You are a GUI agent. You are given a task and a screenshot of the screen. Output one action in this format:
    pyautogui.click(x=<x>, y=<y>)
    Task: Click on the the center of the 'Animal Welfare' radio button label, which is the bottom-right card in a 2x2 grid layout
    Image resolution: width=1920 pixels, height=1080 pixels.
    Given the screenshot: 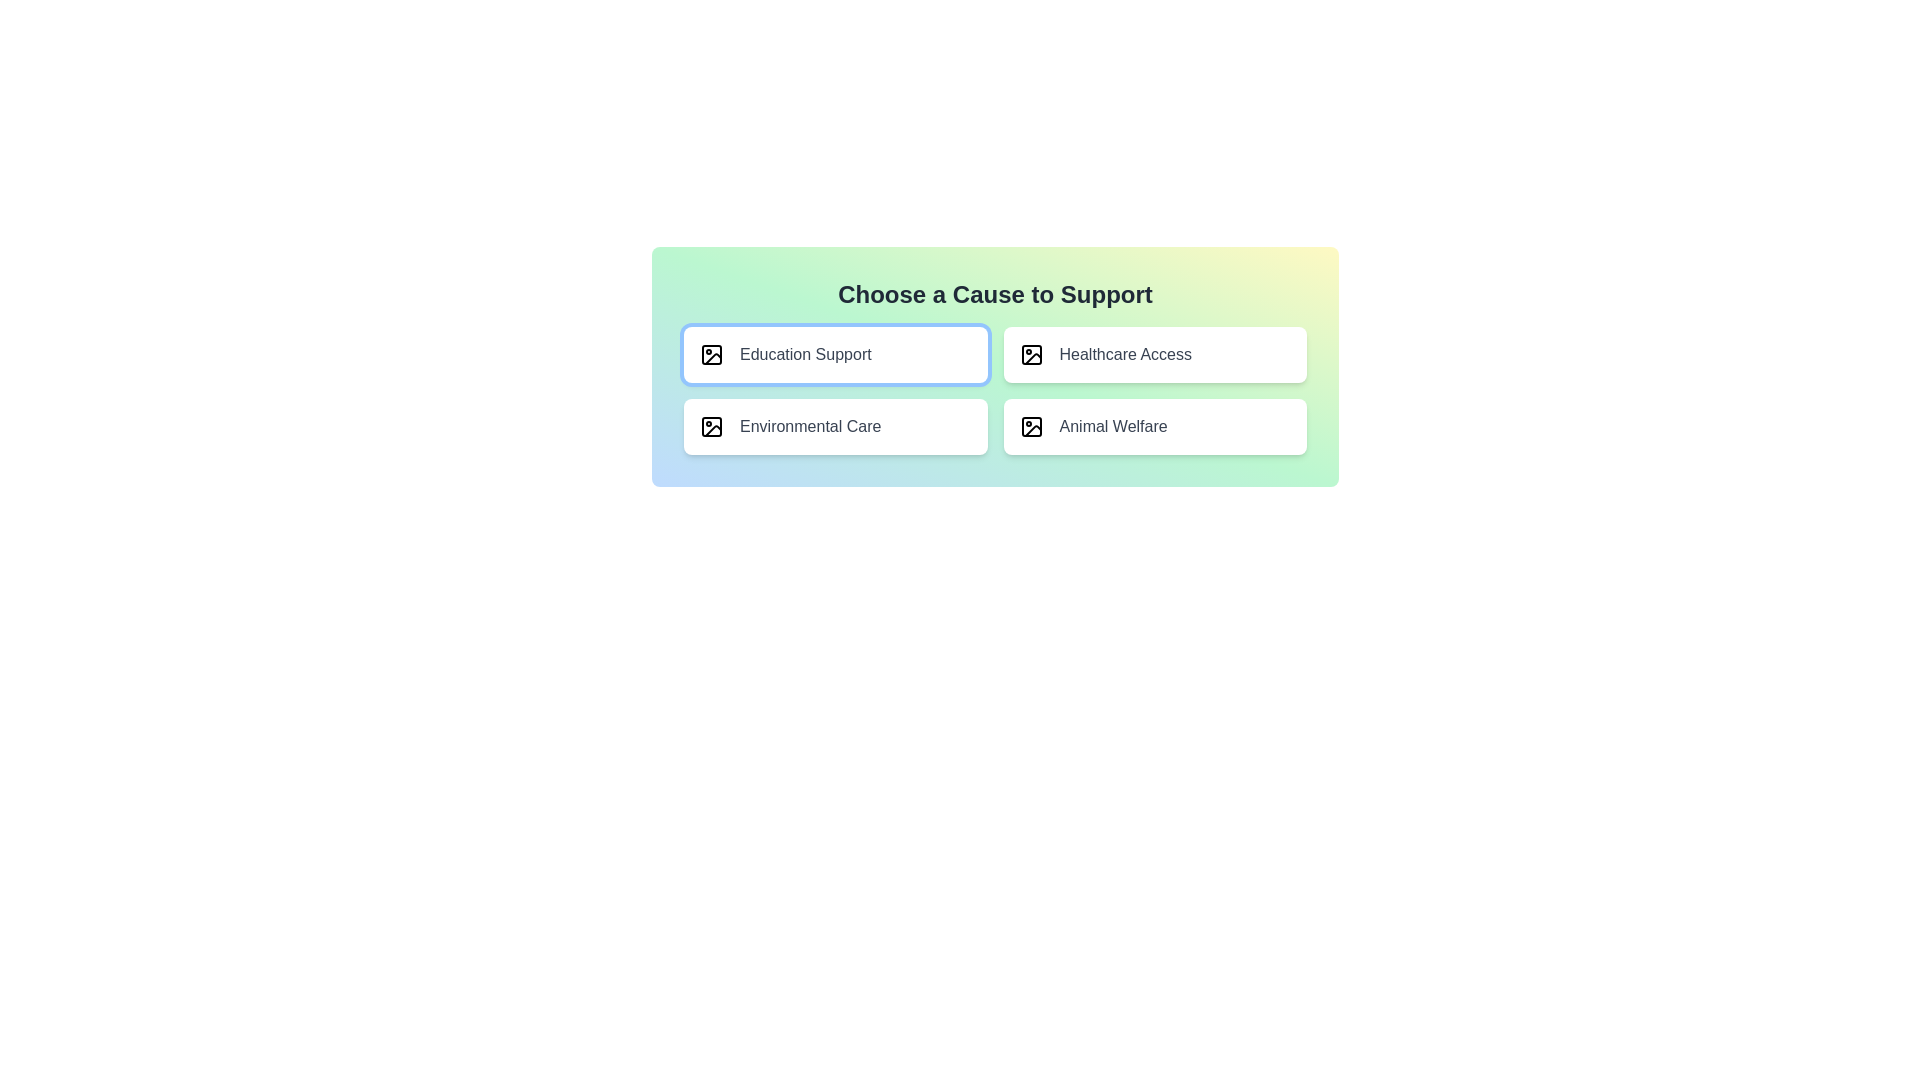 What is the action you would take?
    pyautogui.click(x=1155, y=426)
    